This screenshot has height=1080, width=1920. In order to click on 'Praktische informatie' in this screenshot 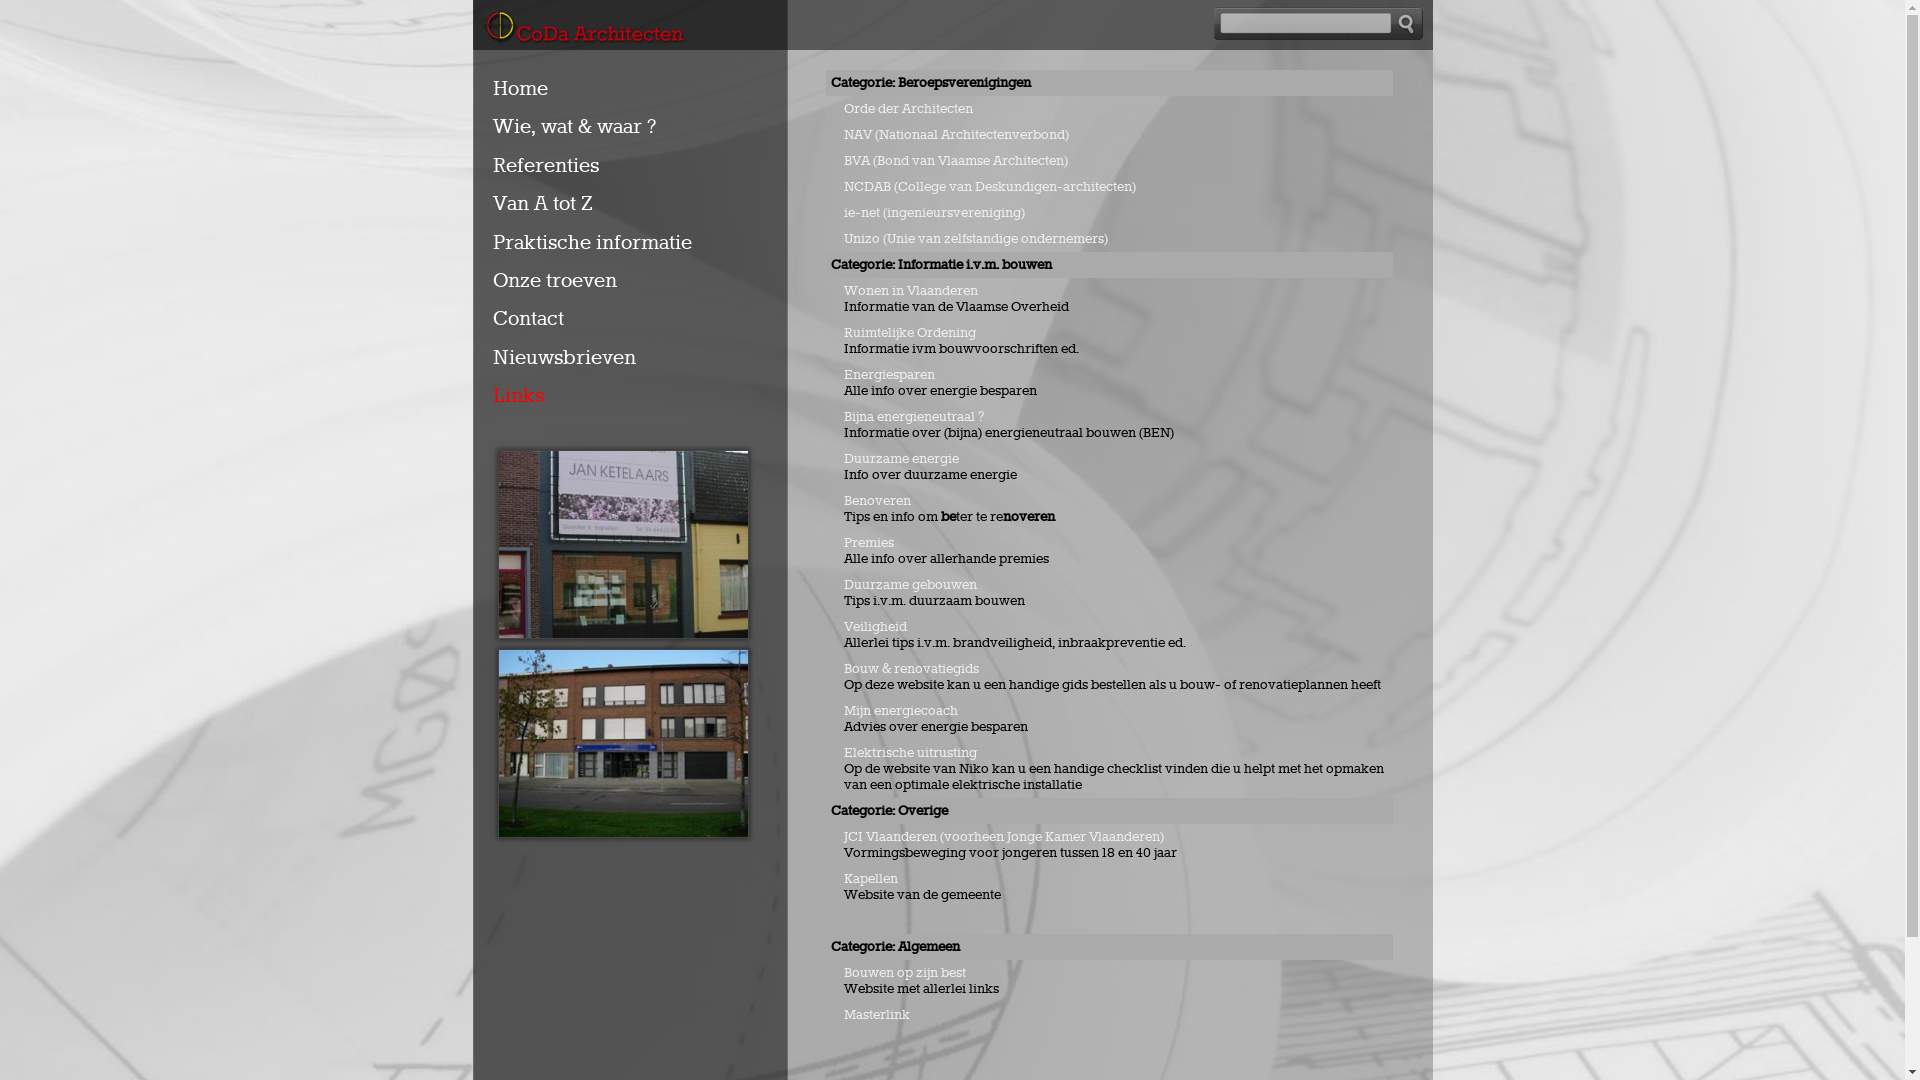, I will do `click(595, 242)`.